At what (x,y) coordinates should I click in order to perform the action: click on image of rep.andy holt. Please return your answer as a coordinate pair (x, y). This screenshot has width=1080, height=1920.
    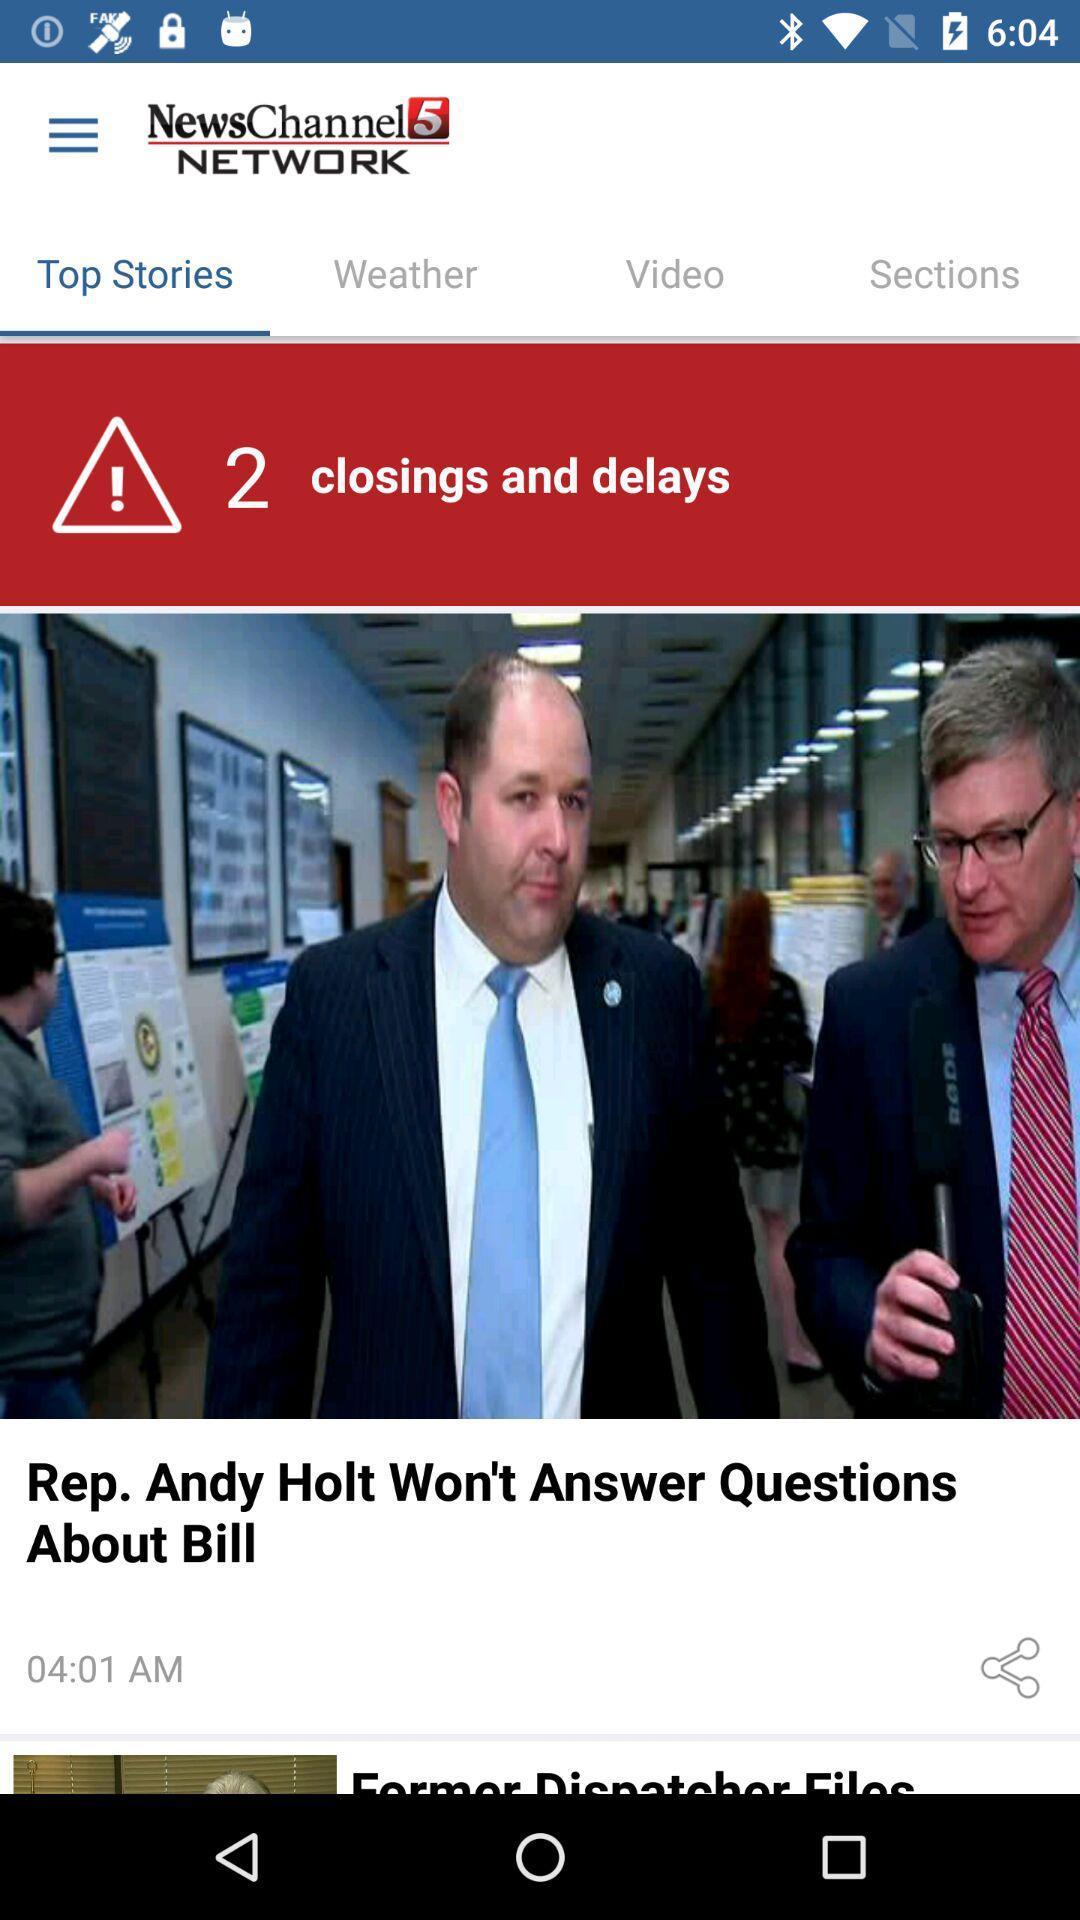
    Looking at the image, I should click on (540, 1016).